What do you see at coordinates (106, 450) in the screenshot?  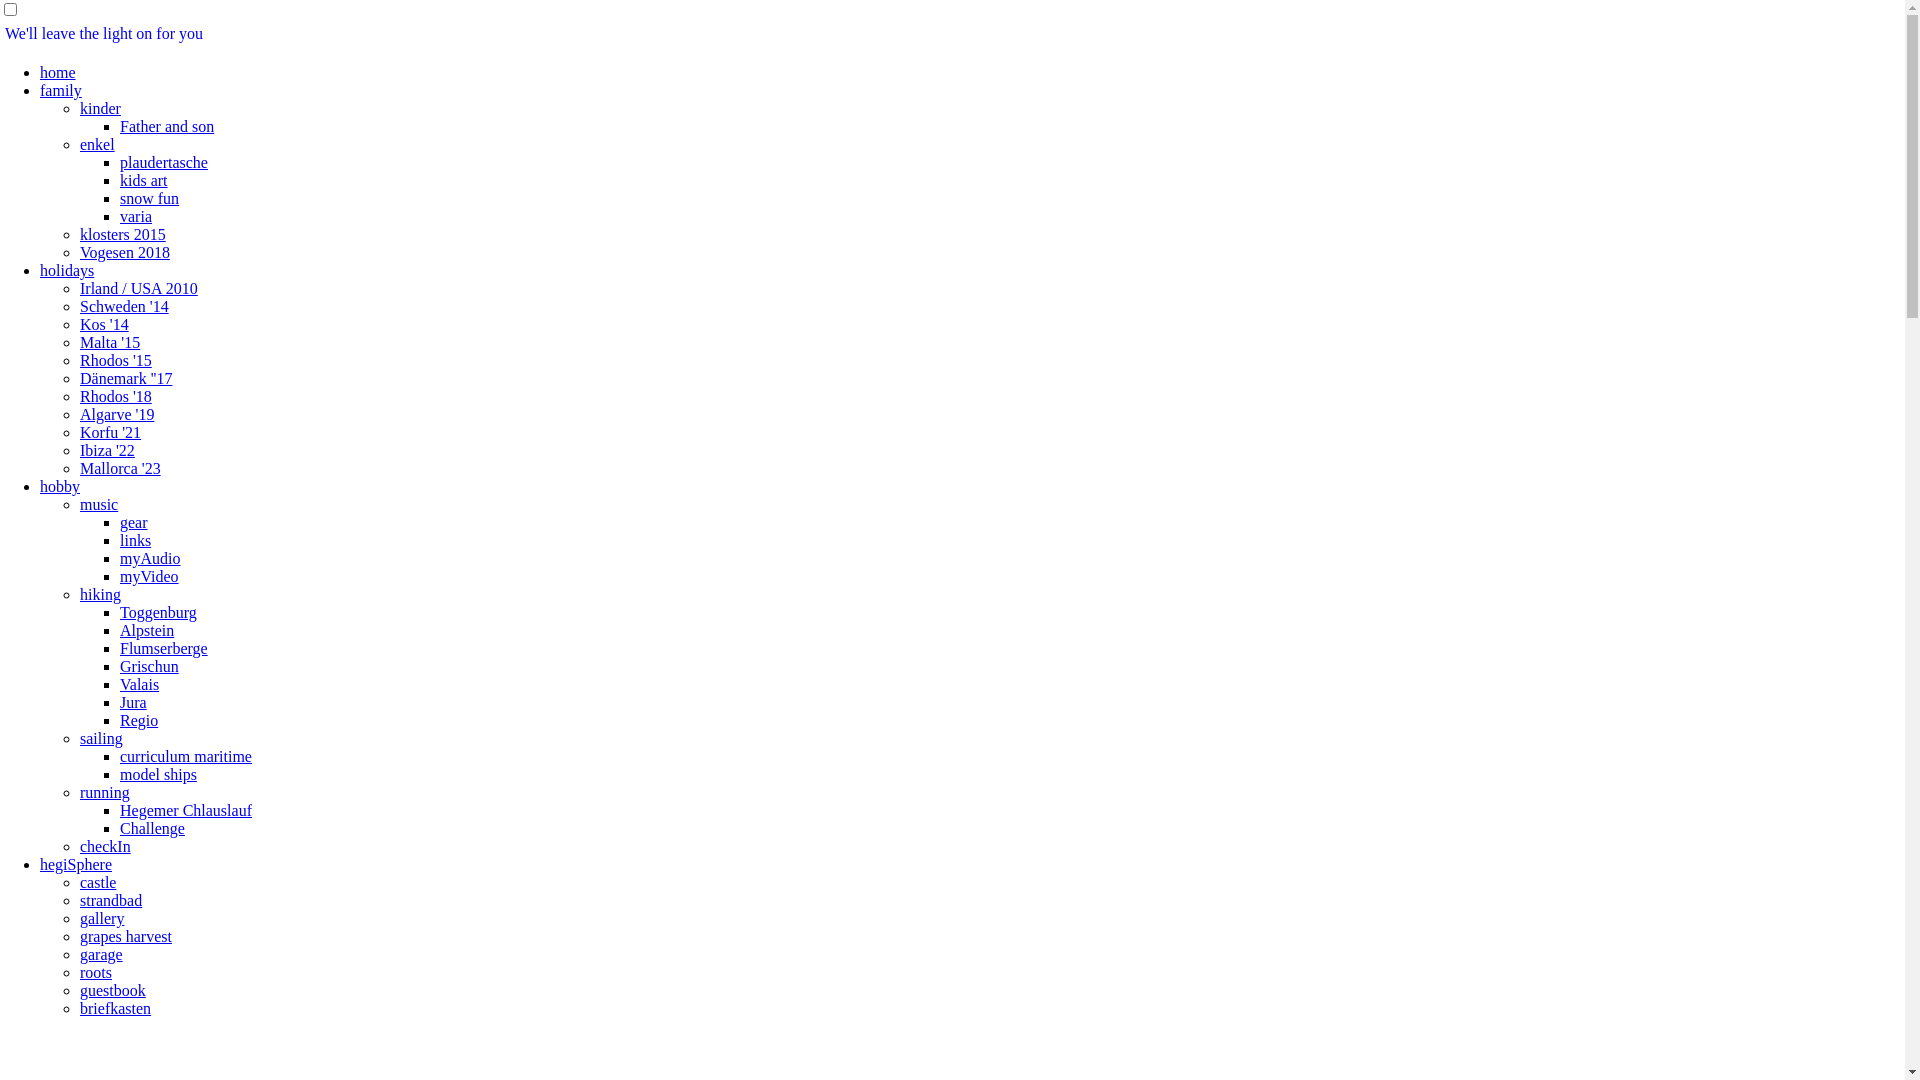 I see `'Ibiza '22'` at bounding box center [106, 450].